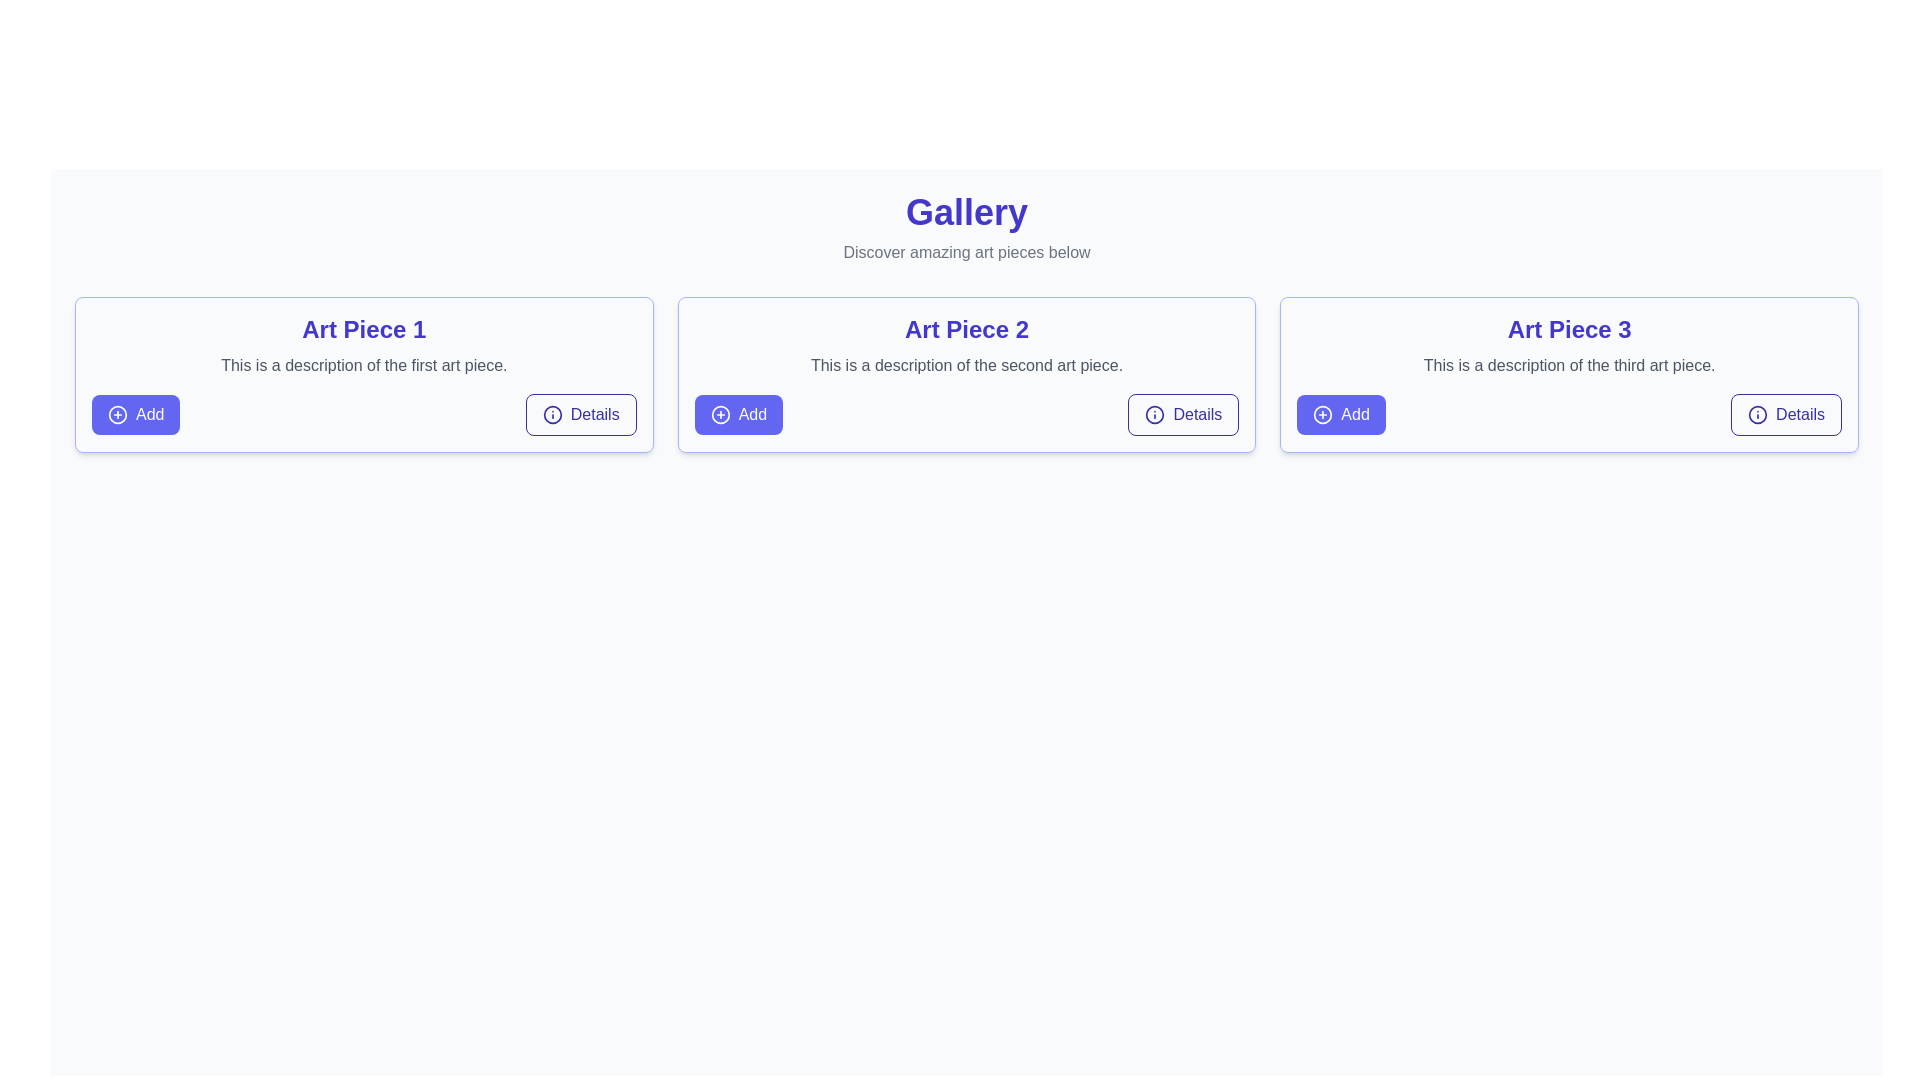  Describe the element at coordinates (1568, 366) in the screenshot. I see `the text label that reads 'This is a description of the third art piece.' located below the title 'Art Piece 3'` at that location.